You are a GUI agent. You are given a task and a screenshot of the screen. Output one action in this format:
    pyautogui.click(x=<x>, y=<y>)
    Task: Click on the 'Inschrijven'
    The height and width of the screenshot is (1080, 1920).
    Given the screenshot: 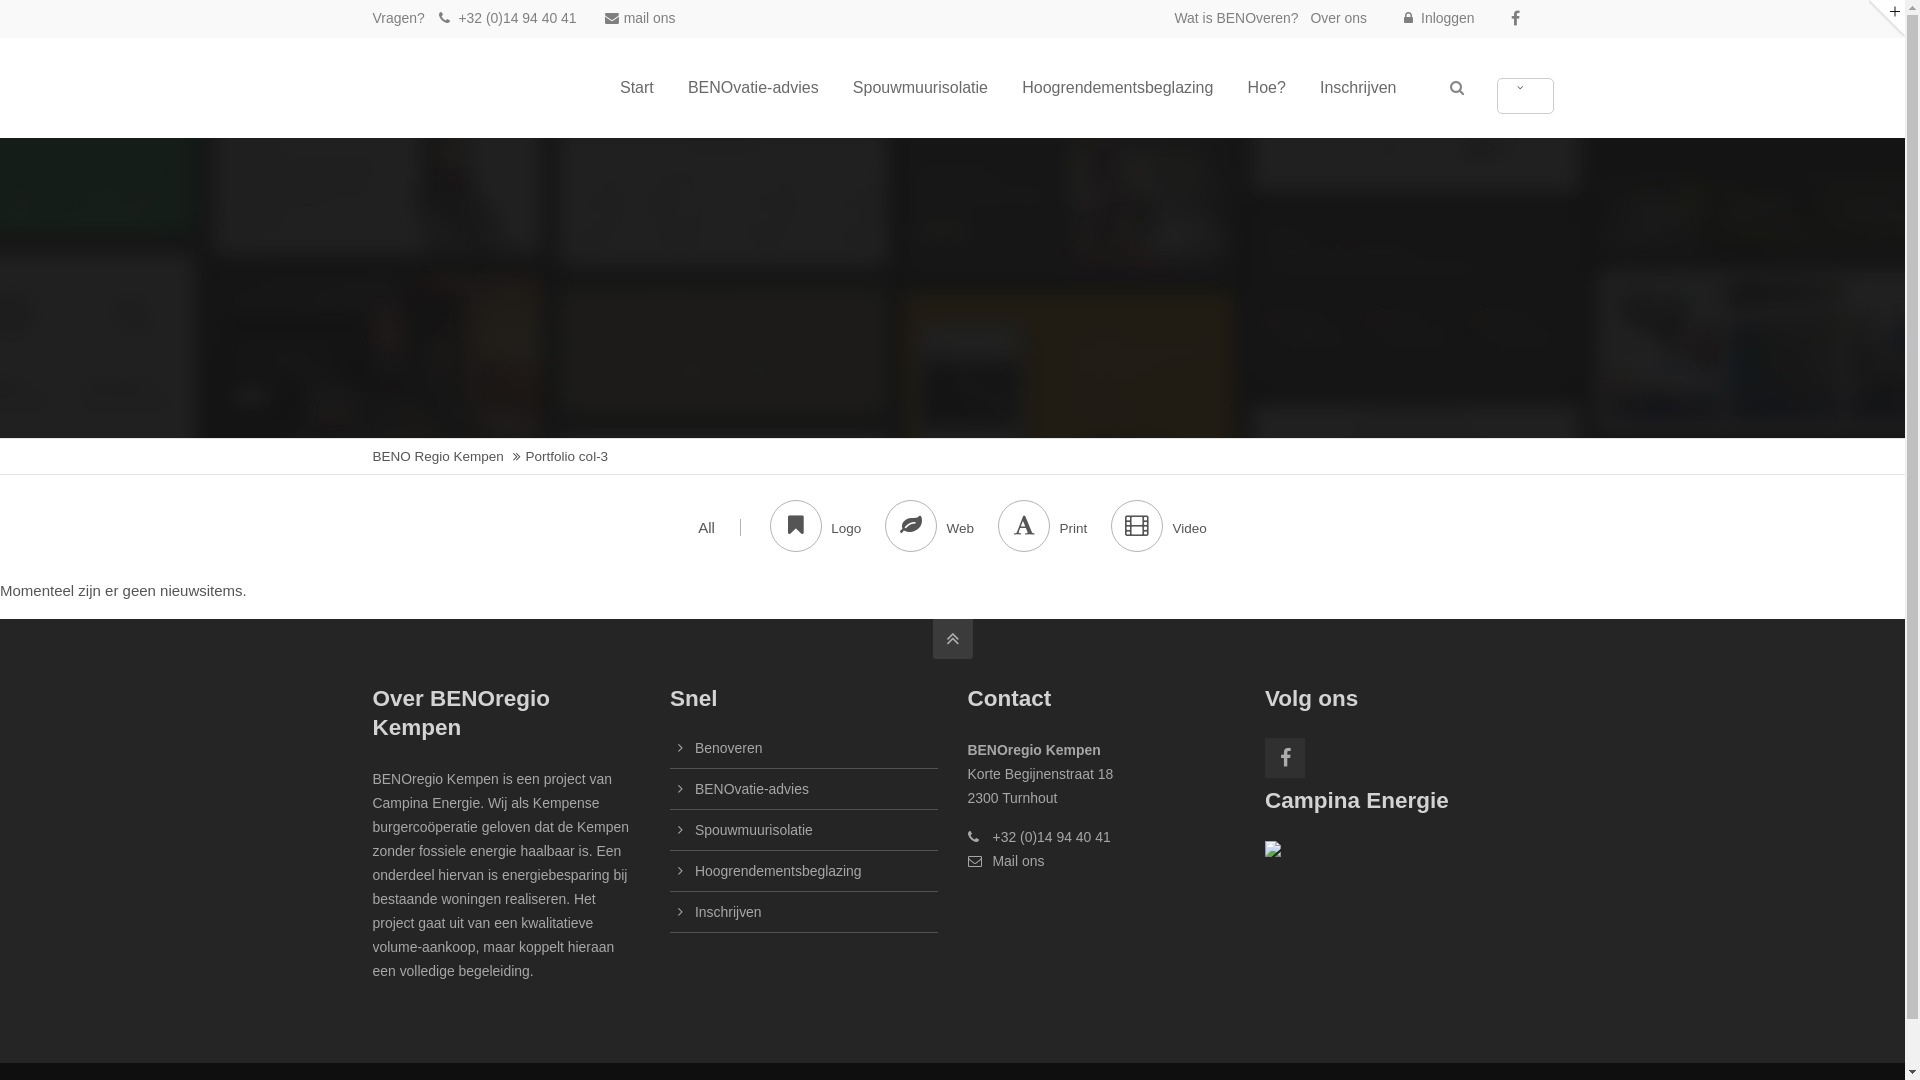 What is the action you would take?
    pyautogui.click(x=1358, y=87)
    